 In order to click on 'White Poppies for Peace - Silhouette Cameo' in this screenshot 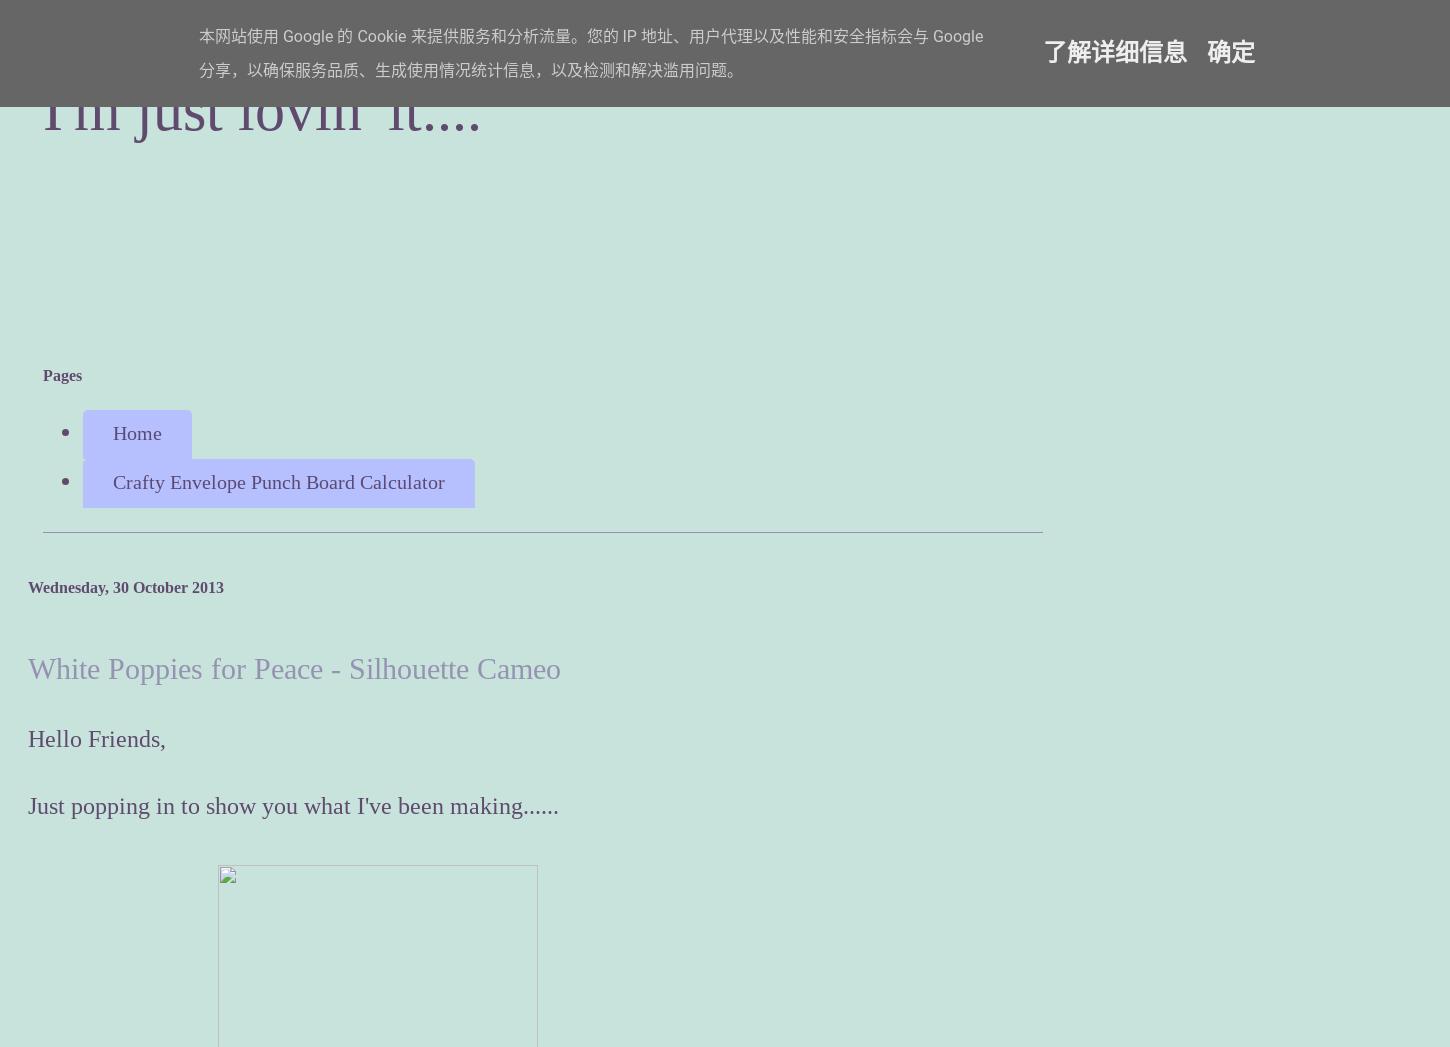, I will do `click(27, 666)`.